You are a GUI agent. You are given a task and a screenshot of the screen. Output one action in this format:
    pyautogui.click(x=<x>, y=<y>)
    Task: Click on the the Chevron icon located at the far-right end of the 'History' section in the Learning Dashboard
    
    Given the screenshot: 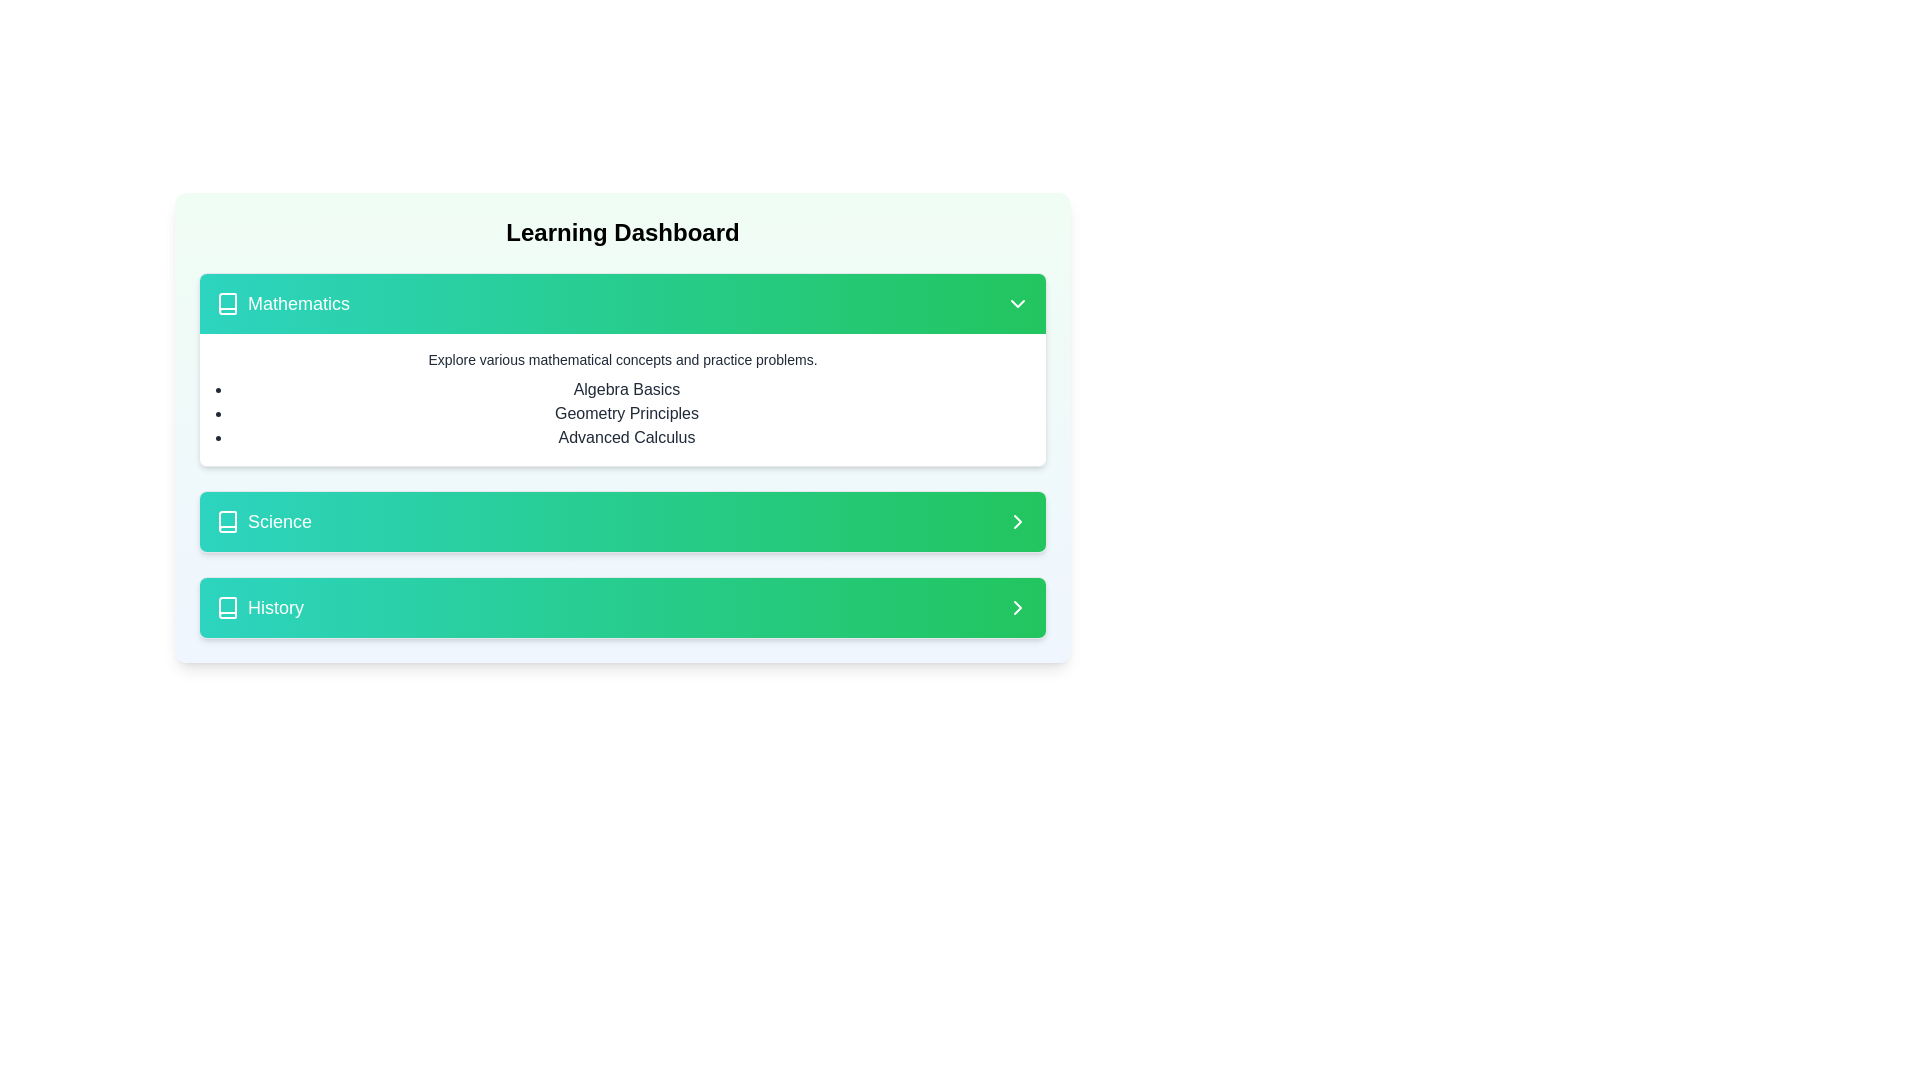 What is the action you would take?
    pyautogui.click(x=1017, y=607)
    